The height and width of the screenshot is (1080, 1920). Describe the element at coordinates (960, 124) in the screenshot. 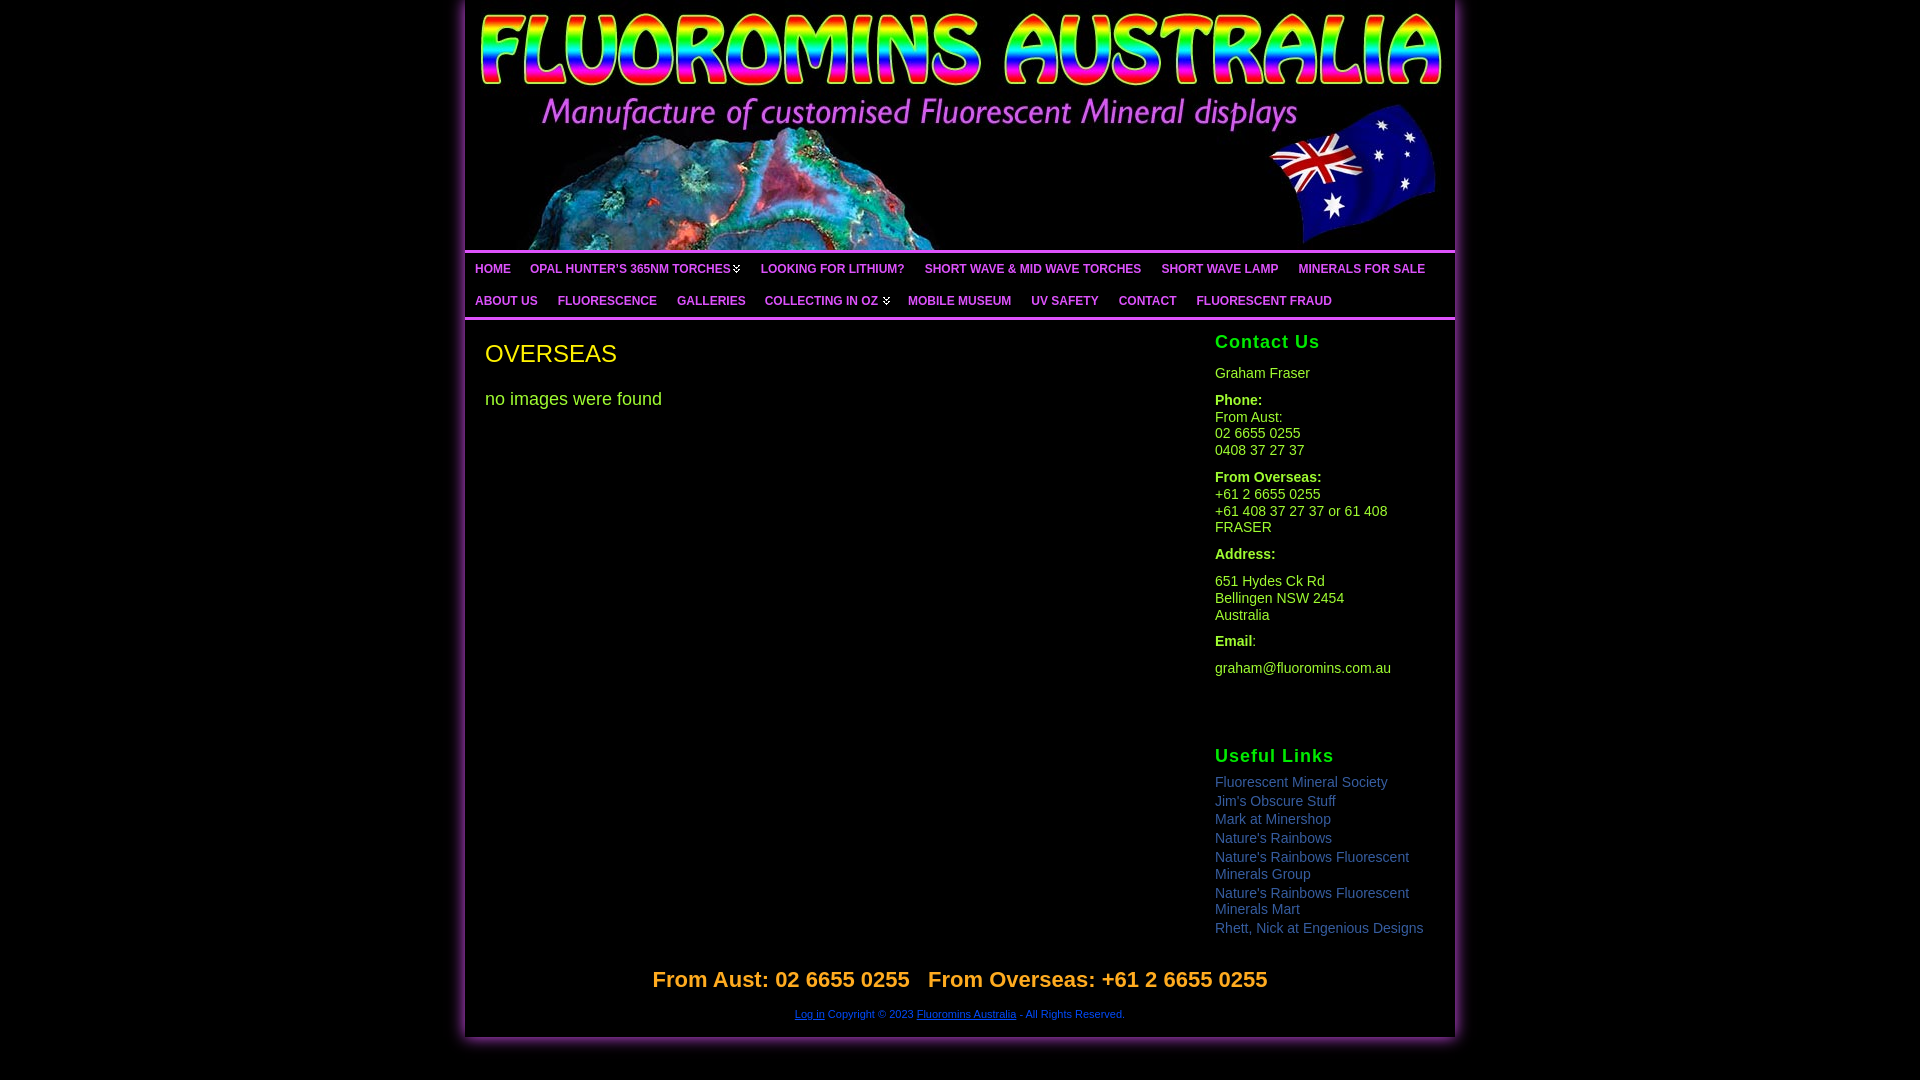

I see `' '` at that location.